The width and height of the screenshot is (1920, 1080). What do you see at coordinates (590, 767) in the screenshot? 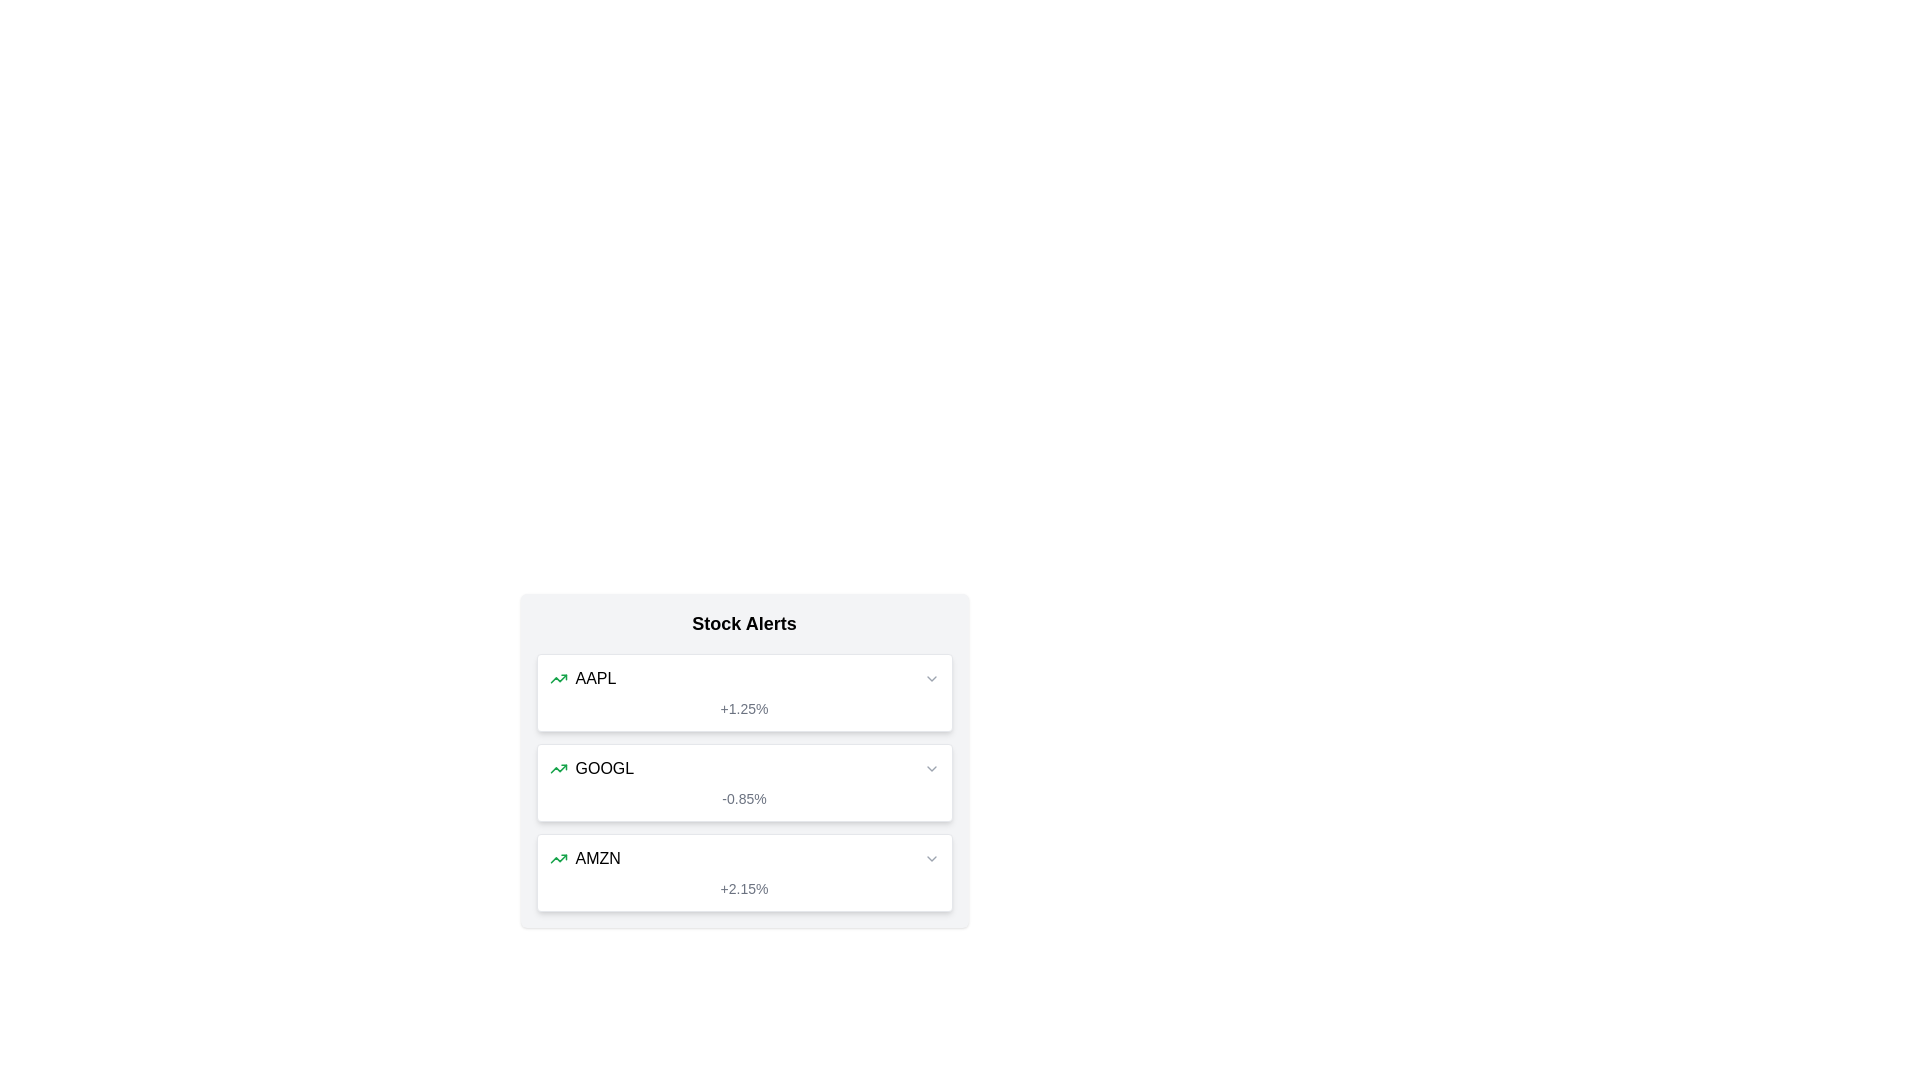
I see `stock label 'GOOGL' which is styled with a medium font weight and has an uptrend arrow icon in green, positioned in the center area of the stock alerts list` at bounding box center [590, 767].